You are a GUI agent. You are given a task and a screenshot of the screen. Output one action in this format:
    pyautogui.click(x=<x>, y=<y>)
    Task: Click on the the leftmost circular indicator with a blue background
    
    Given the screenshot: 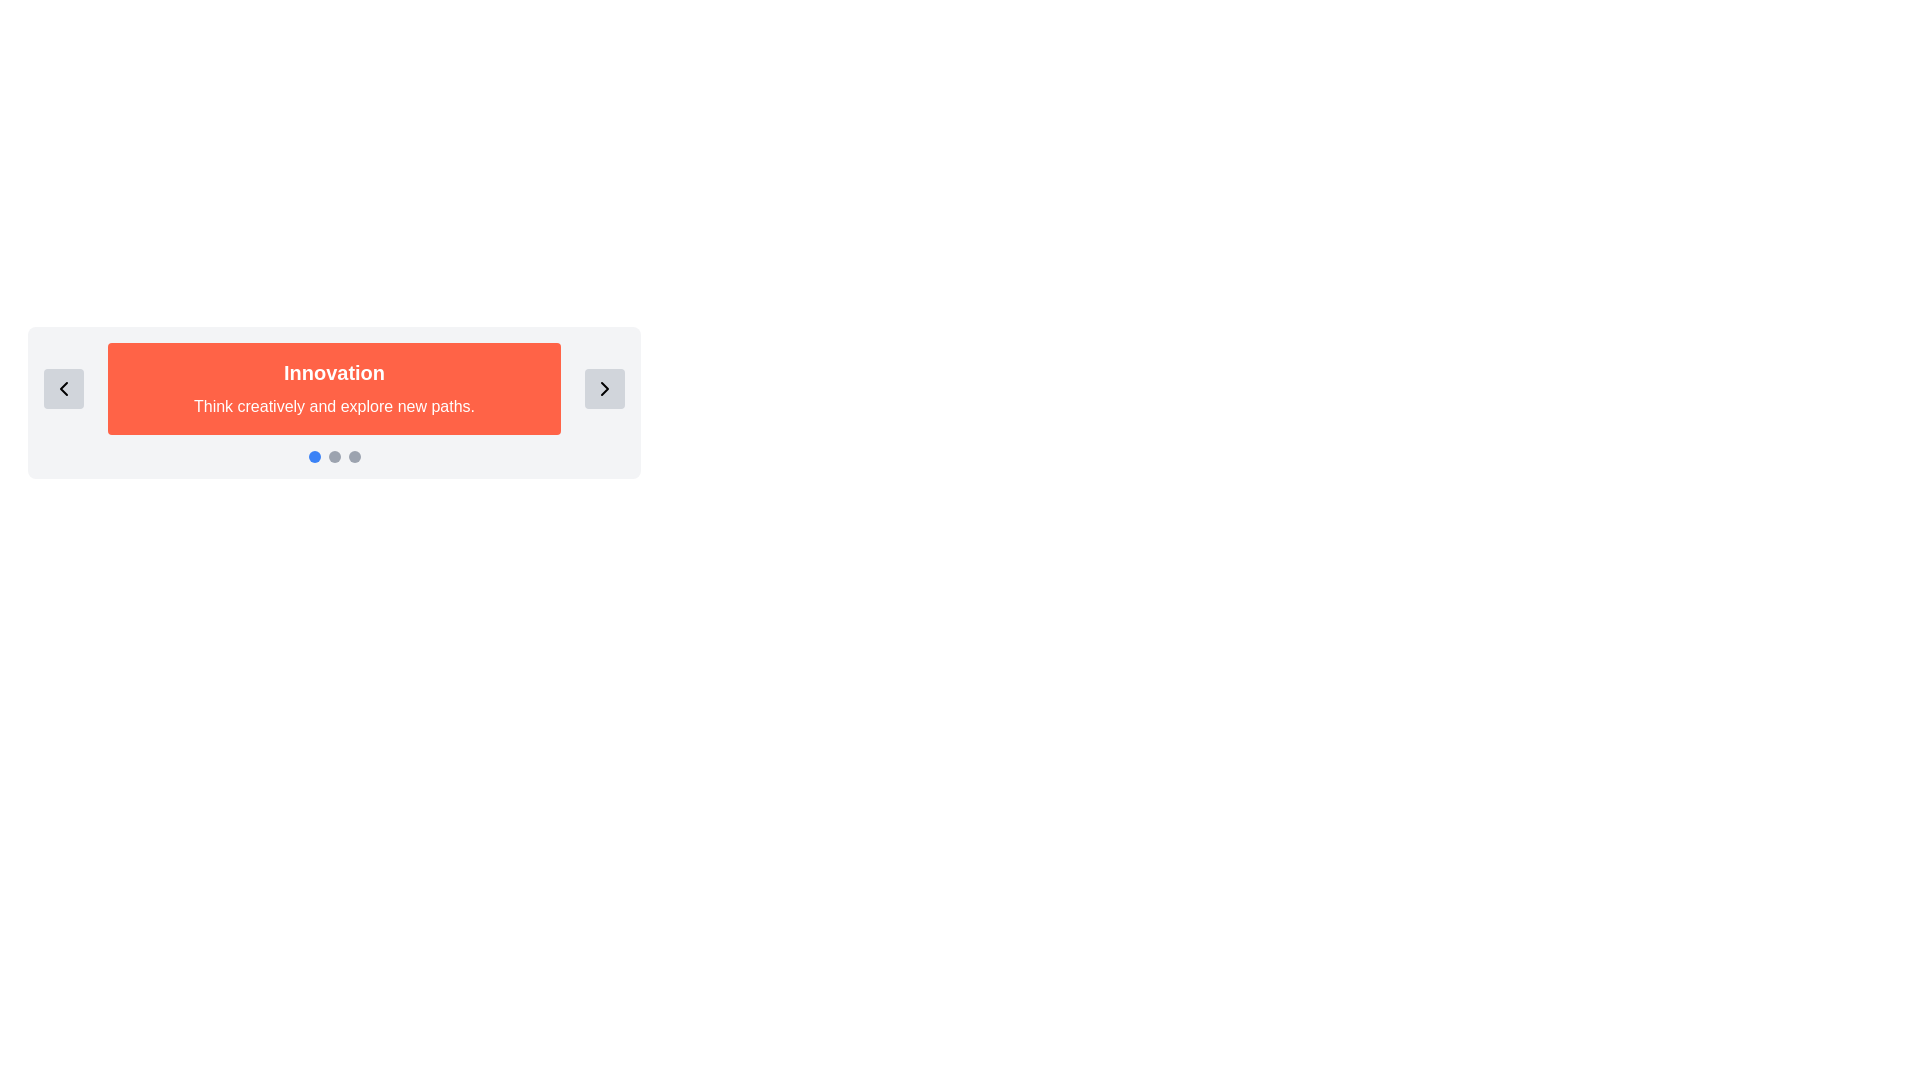 What is the action you would take?
    pyautogui.click(x=313, y=456)
    